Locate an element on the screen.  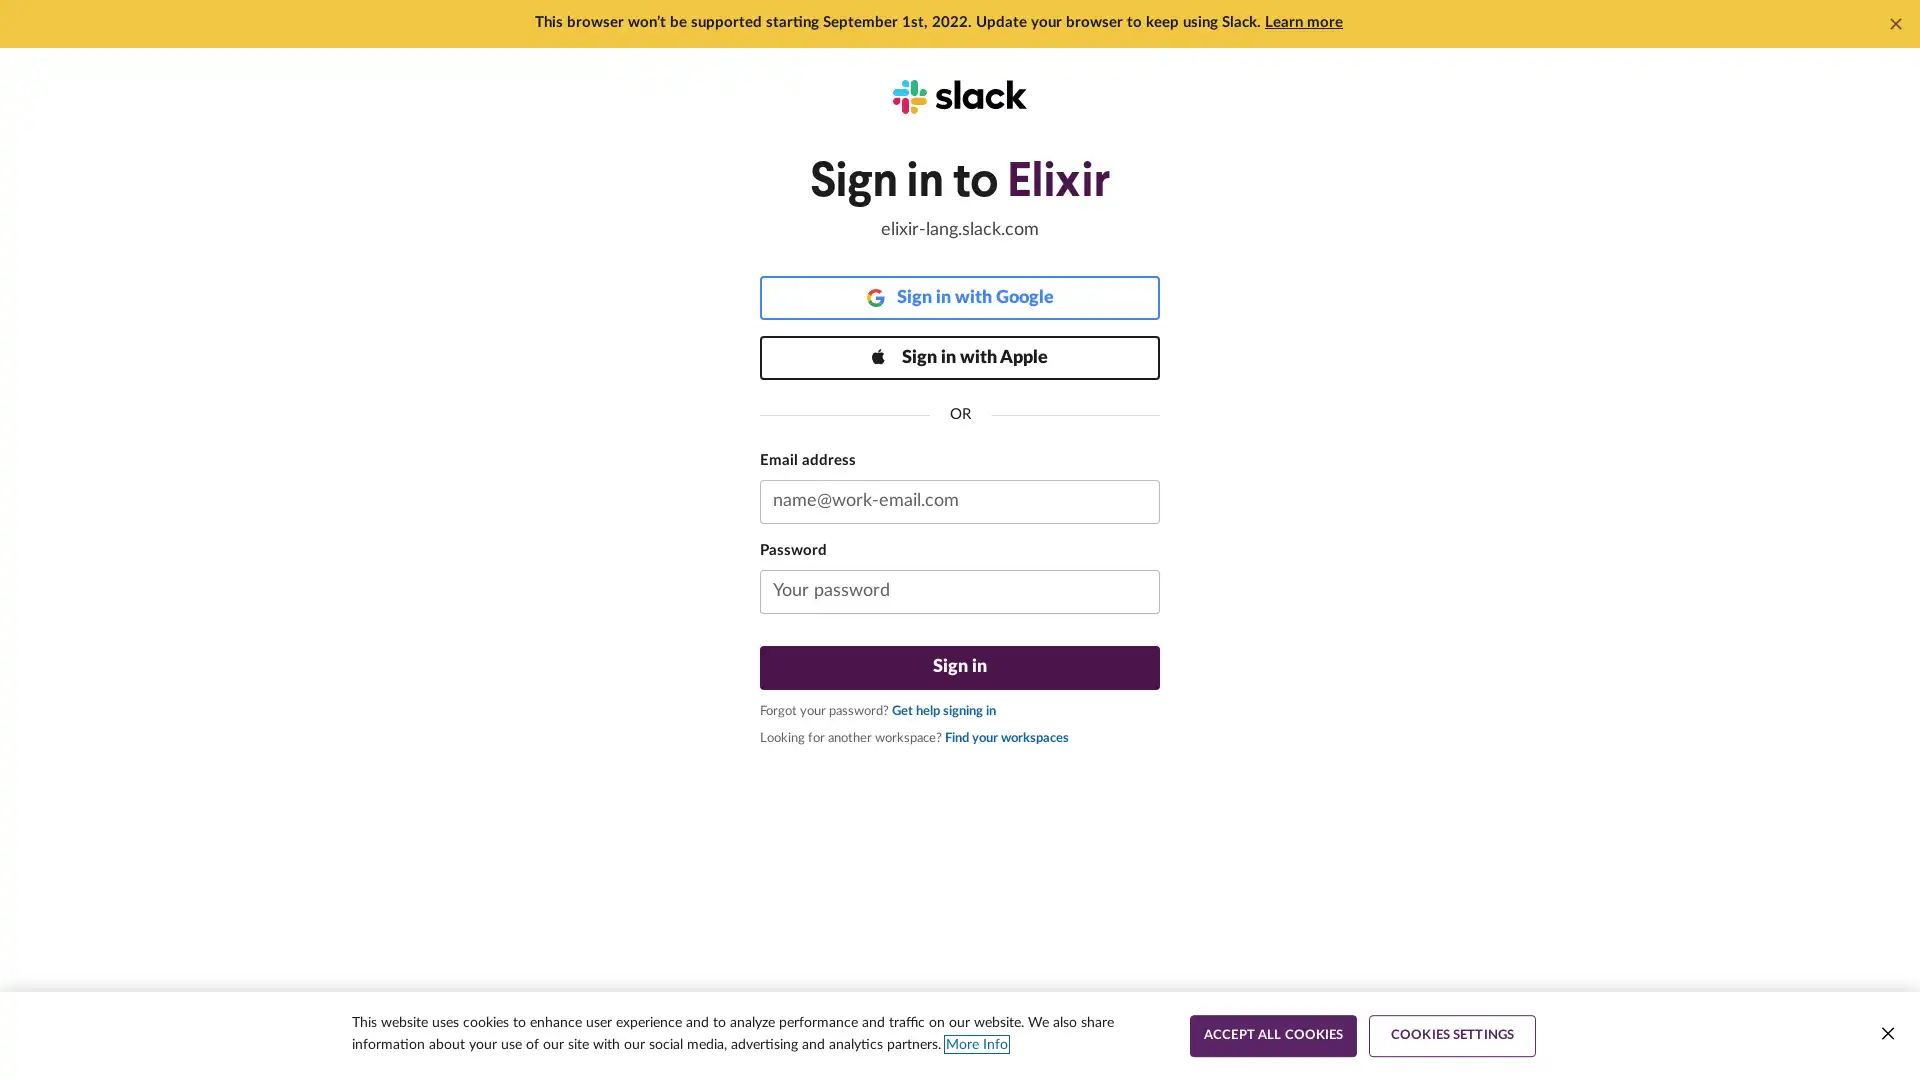
COOKIES SETTINGS is located at coordinates (1452, 1035).